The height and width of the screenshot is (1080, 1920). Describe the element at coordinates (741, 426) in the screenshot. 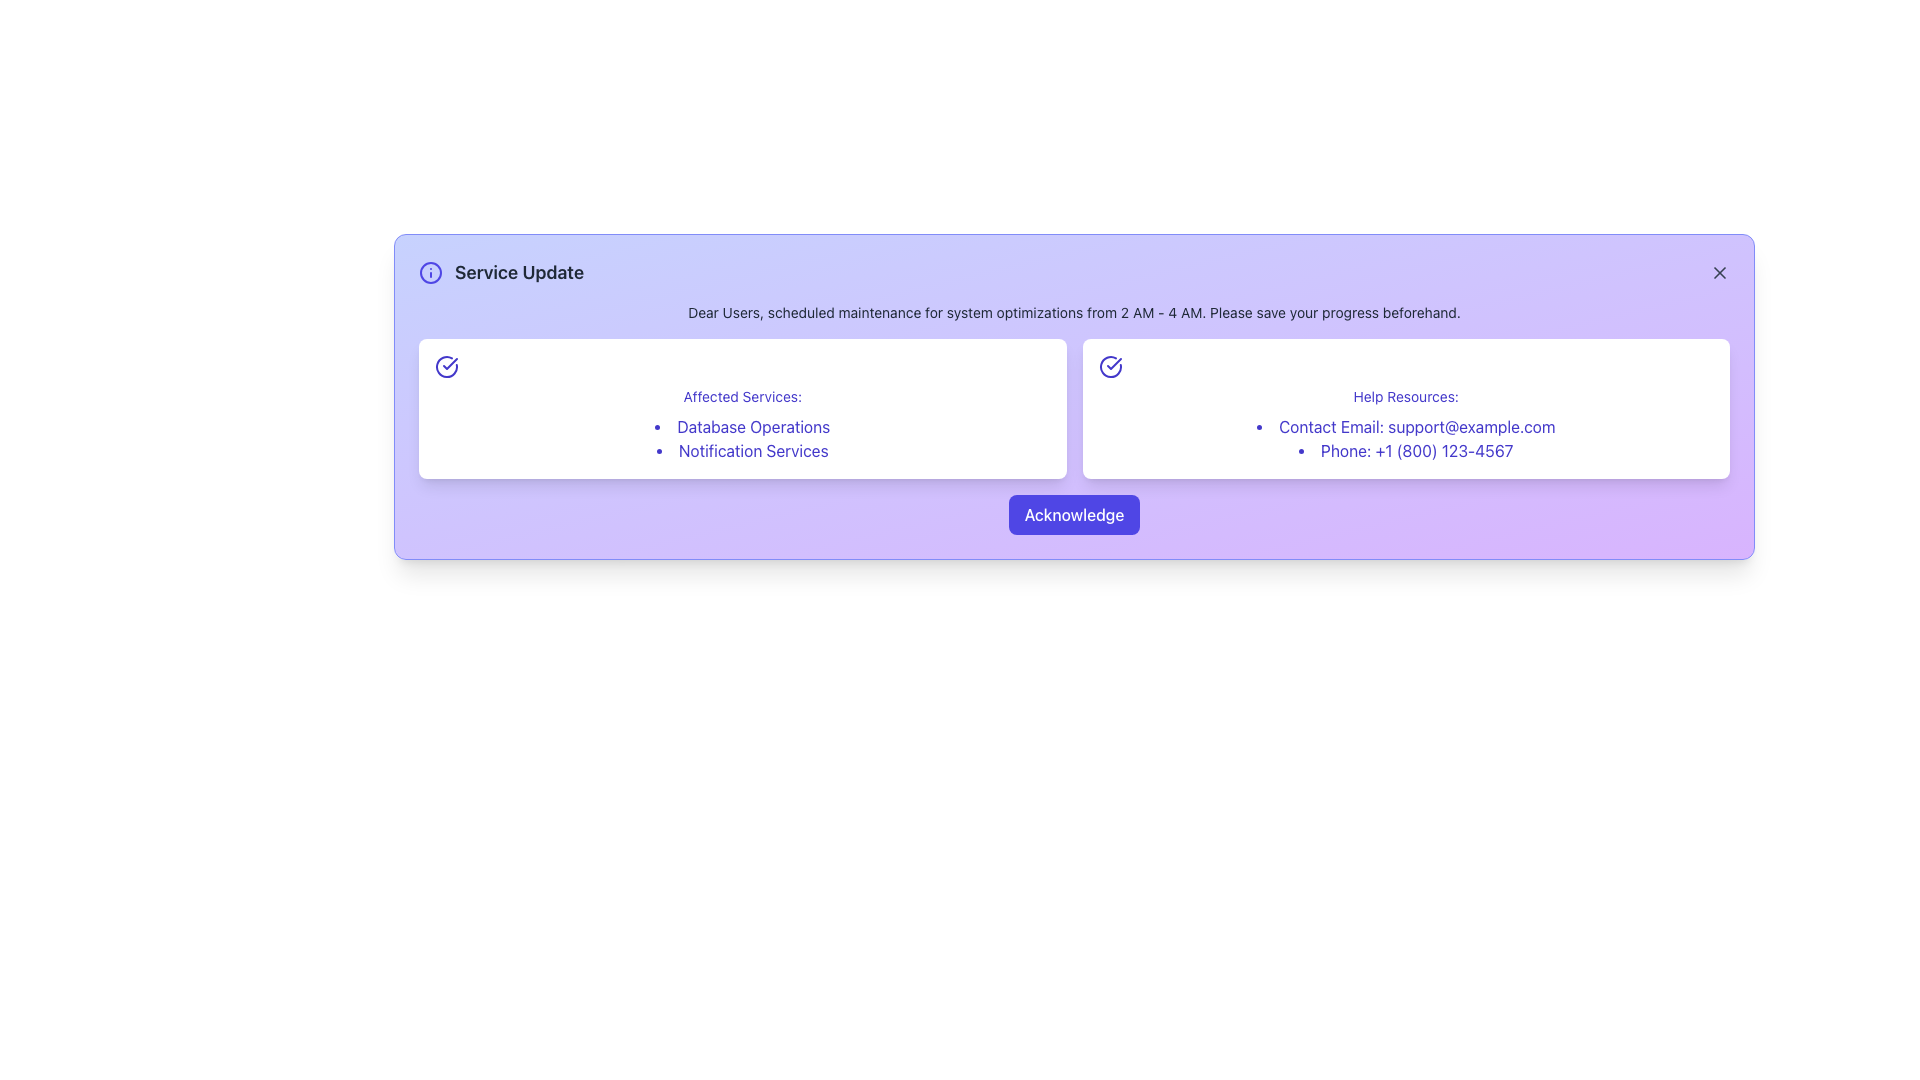

I see `the first list item reading 'Database Operations' styled in blue font, located under the heading 'Affected Services:' in the bottom-left half of the interface` at that location.